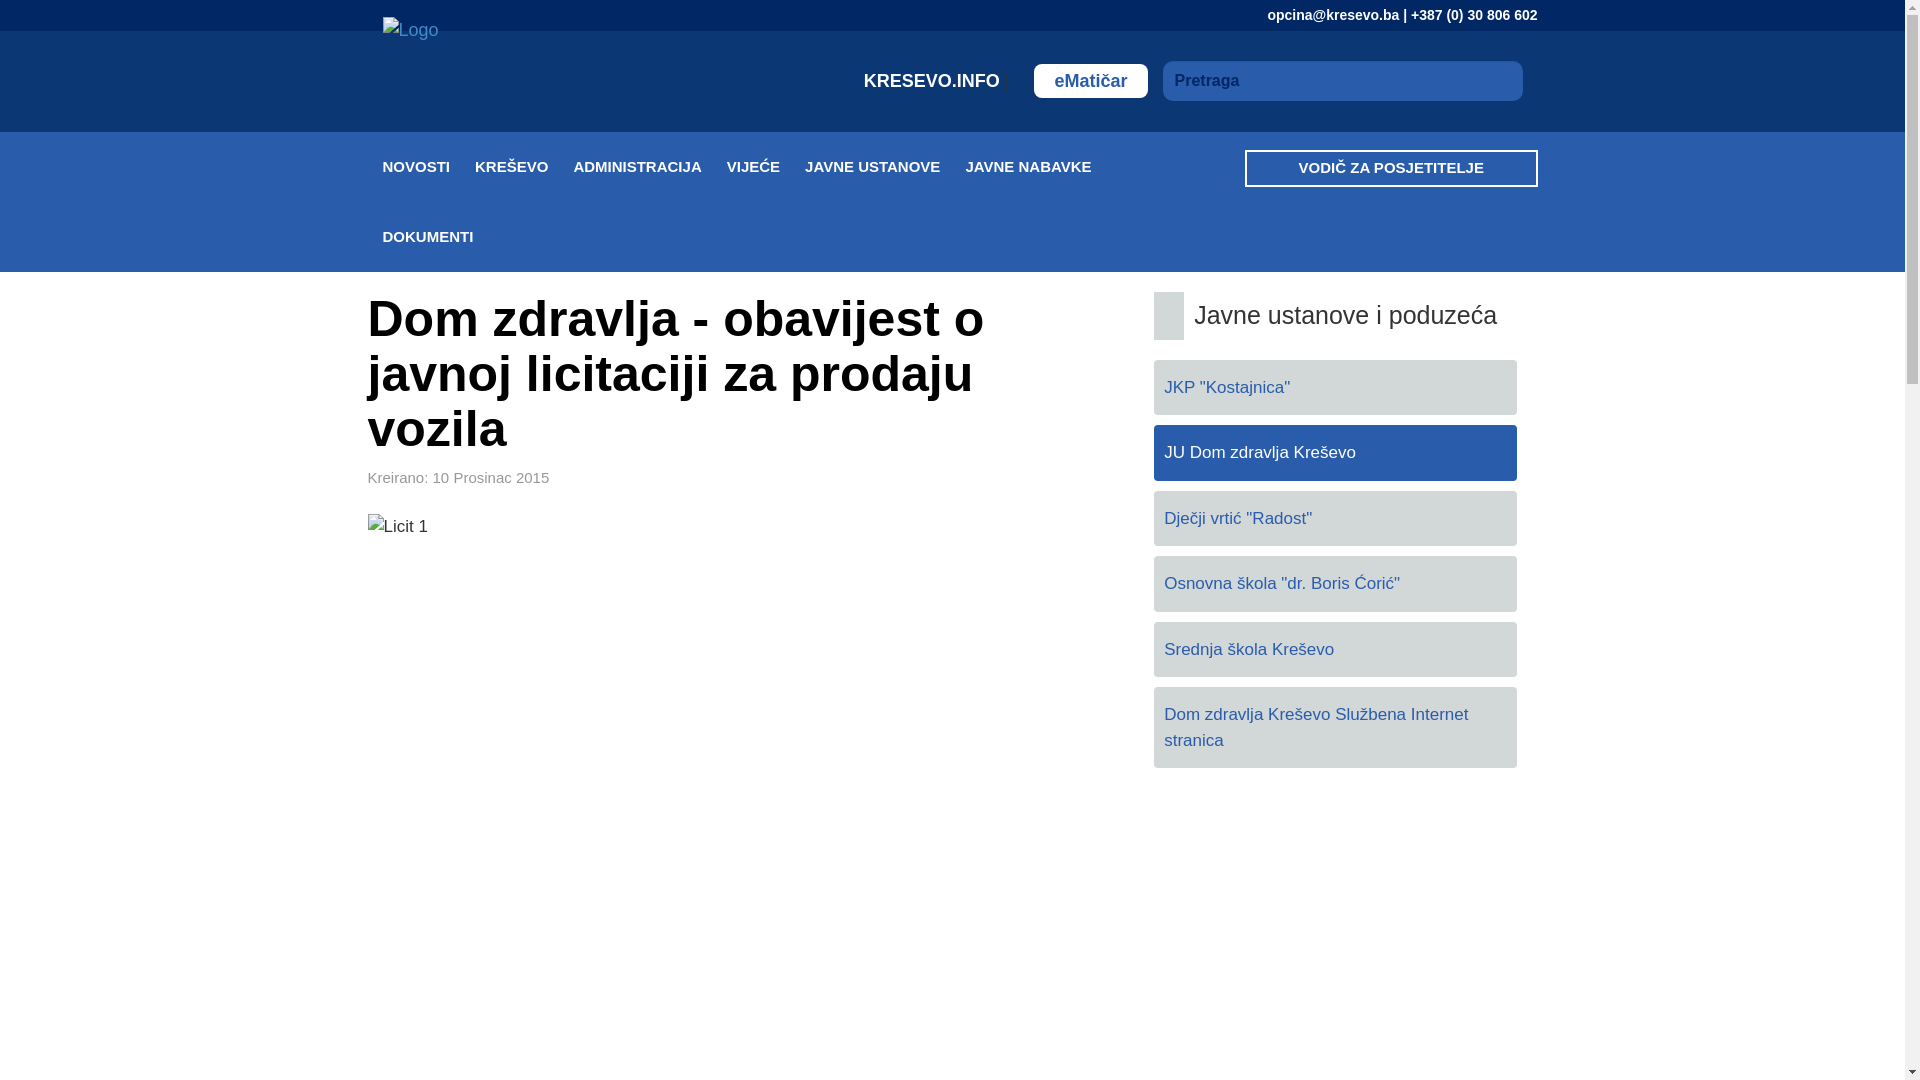 The width and height of the screenshot is (1920, 1080). I want to click on 'JAVNE NABAVKE', so click(964, 165).